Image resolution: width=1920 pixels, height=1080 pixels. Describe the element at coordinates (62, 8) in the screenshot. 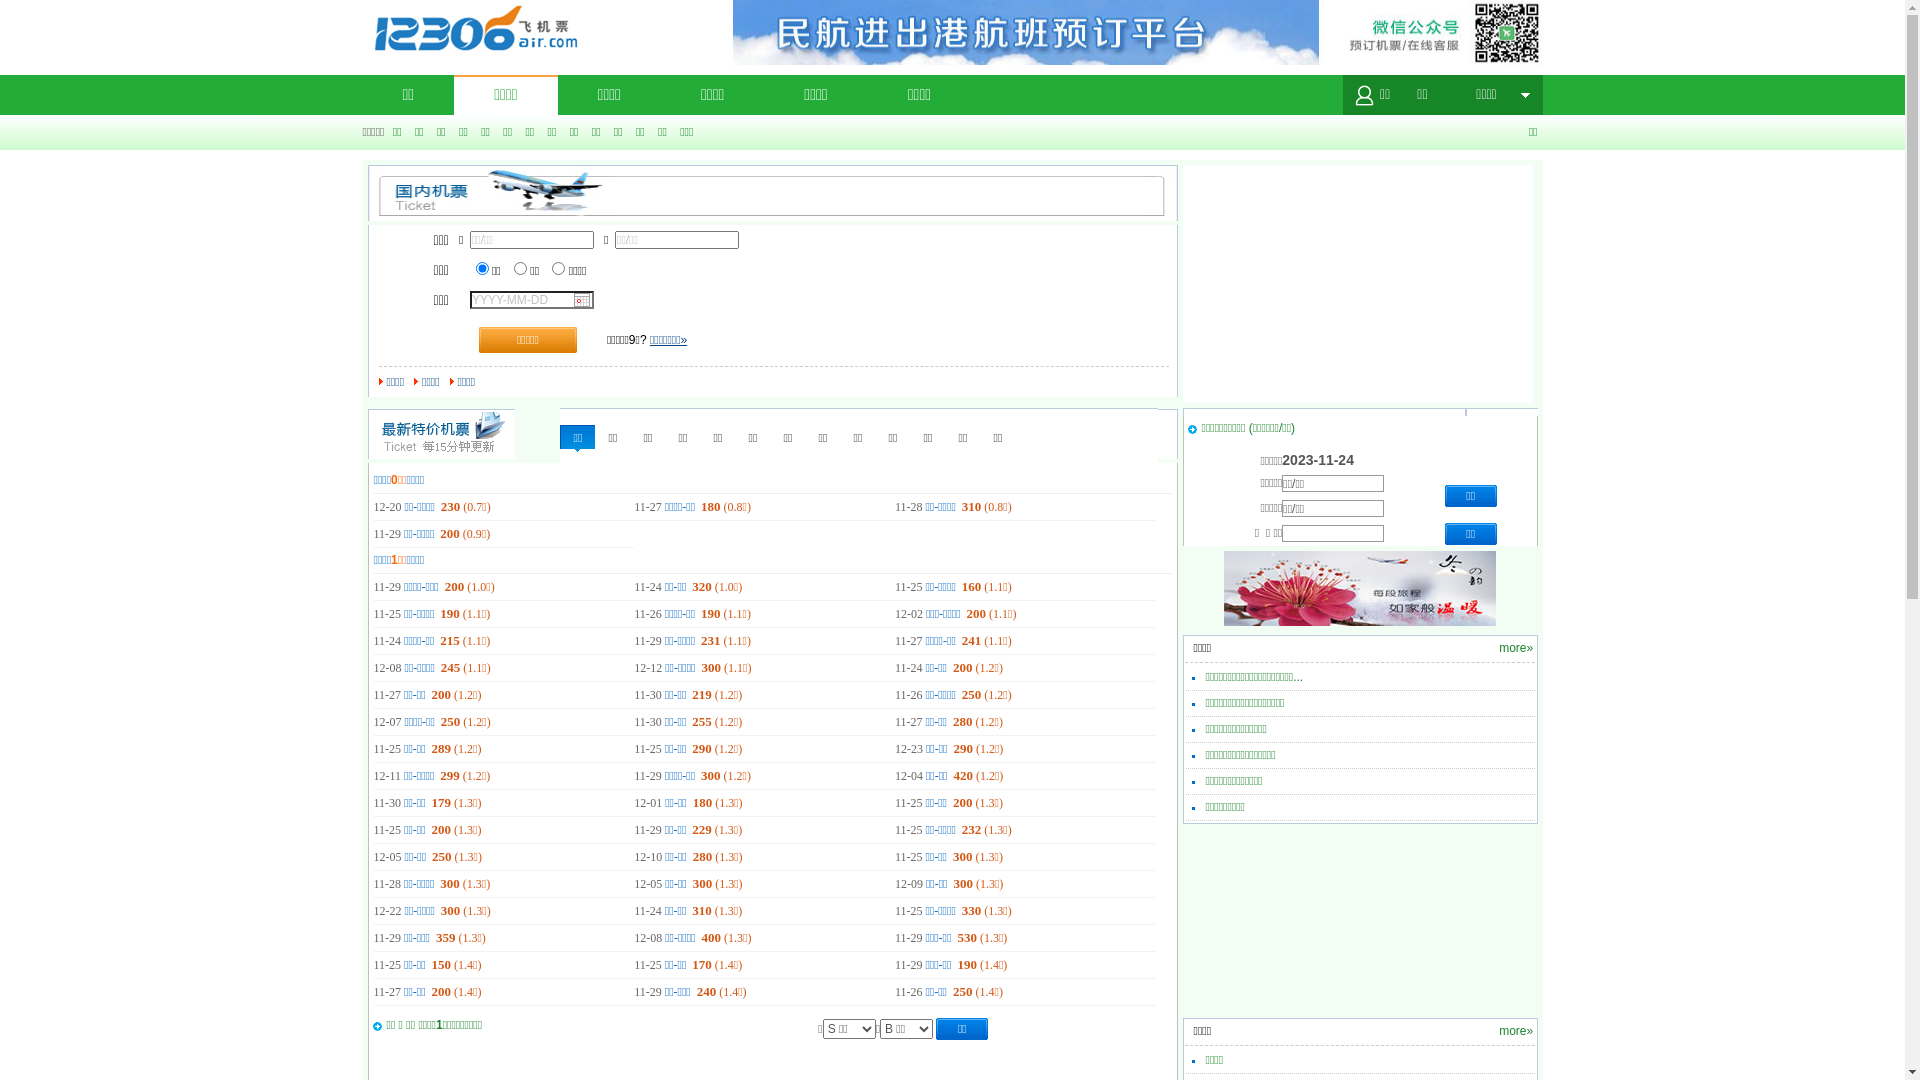

I see `'YYYY-MM-DD'` at that location.